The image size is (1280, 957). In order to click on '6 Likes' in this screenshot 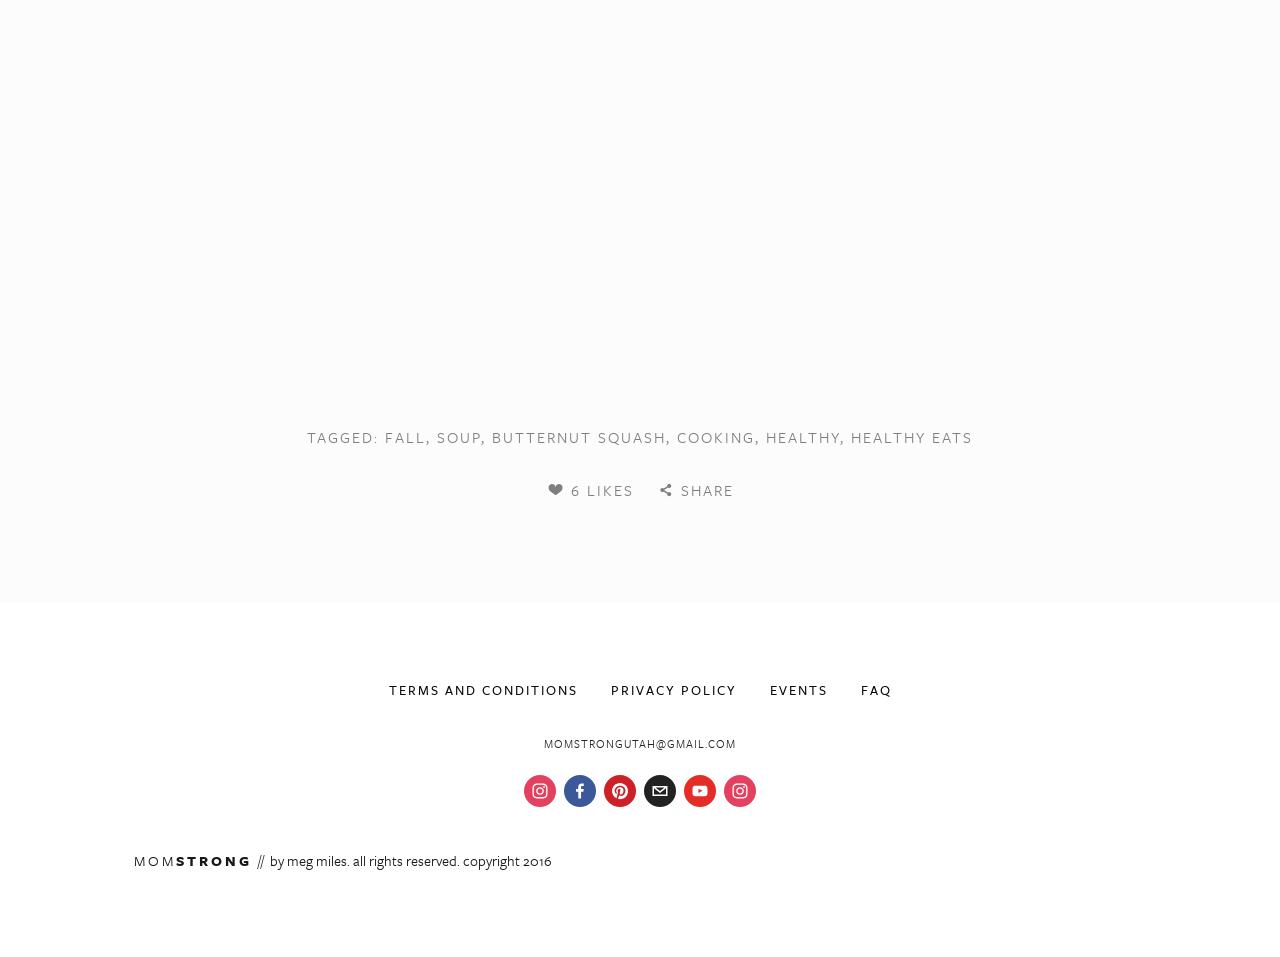, I will do `click(601, 489)`.